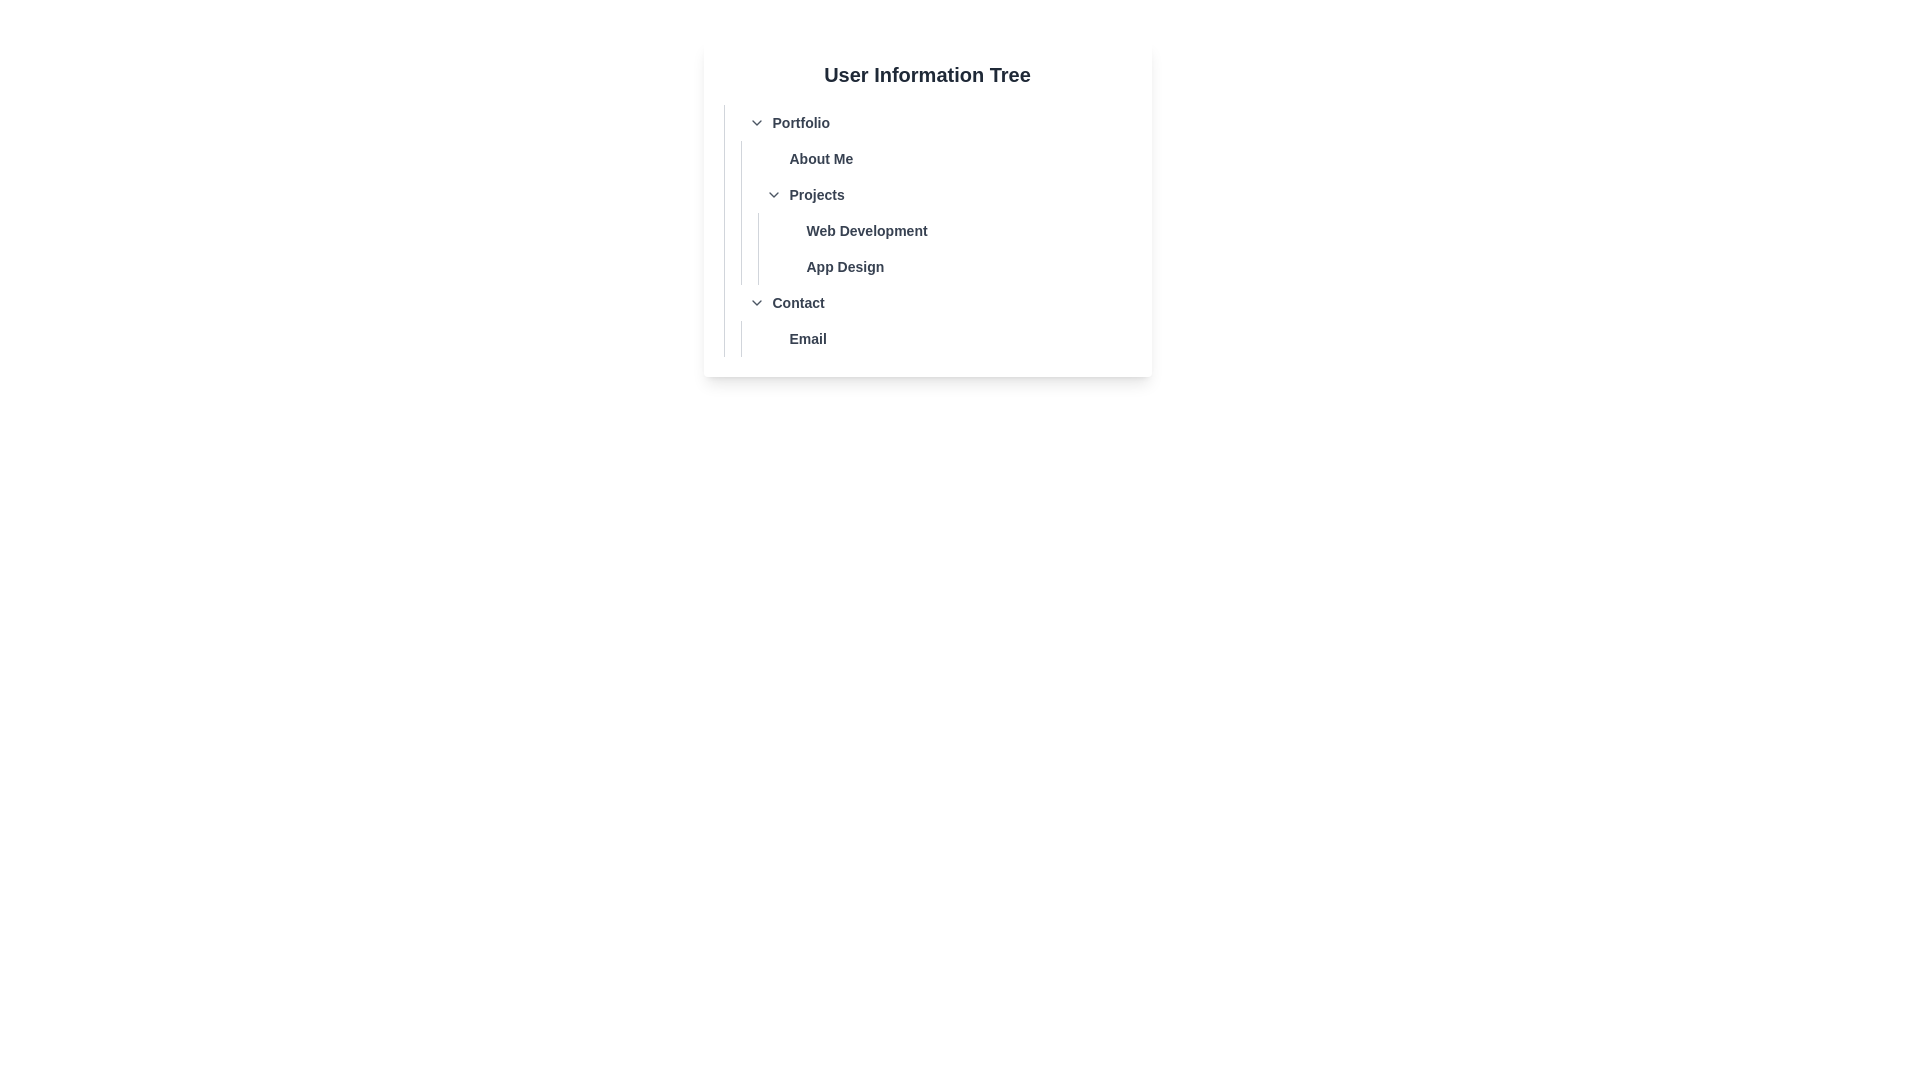 This screenshot has height=1080, width=1920. I want to click on the 'Portfolio' menu item located within the collapsible menu under 'User Information Tree', which is aligned to the right of the downward chevron icon, so click(801, 123).